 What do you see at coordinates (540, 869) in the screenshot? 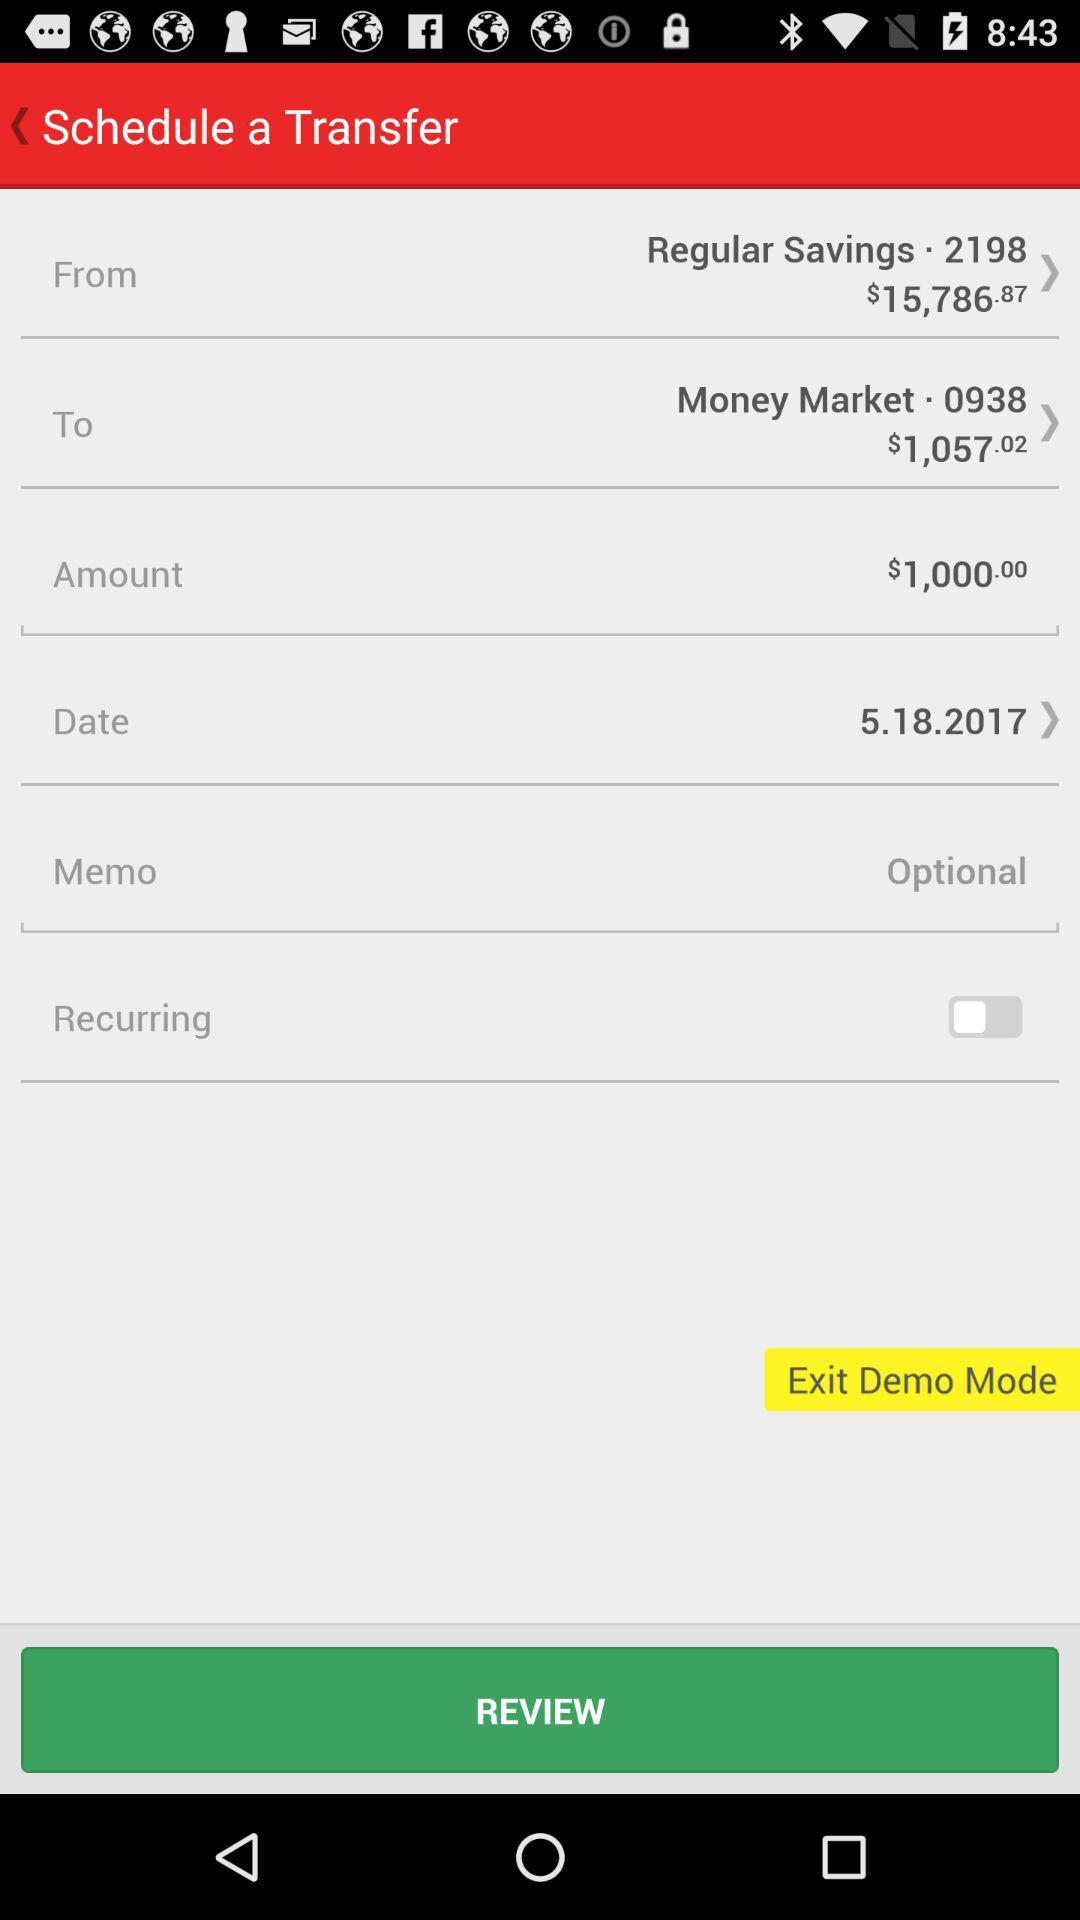
I see `memo option above the recurring` at bounding box center [540, 869].